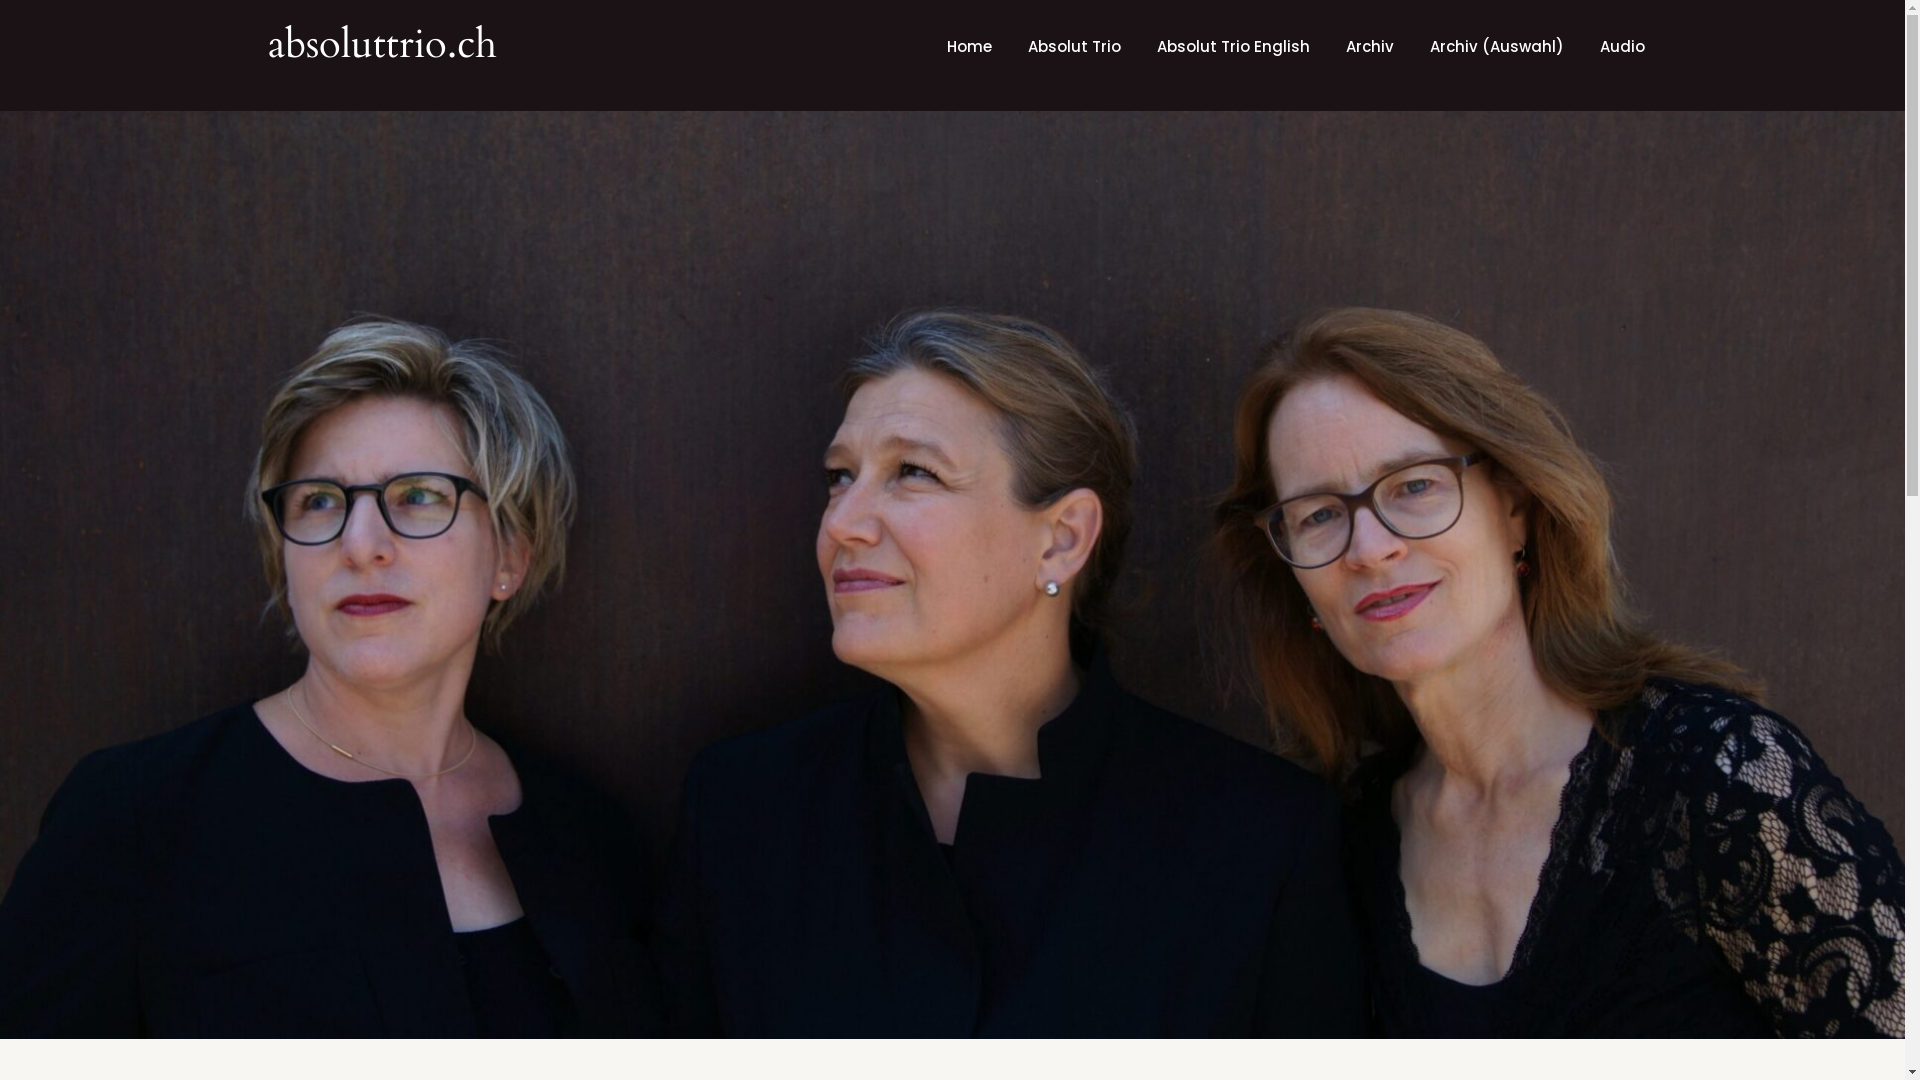 The image size is (1920, 1080). I want to click on 'Home', so click(968, 46).